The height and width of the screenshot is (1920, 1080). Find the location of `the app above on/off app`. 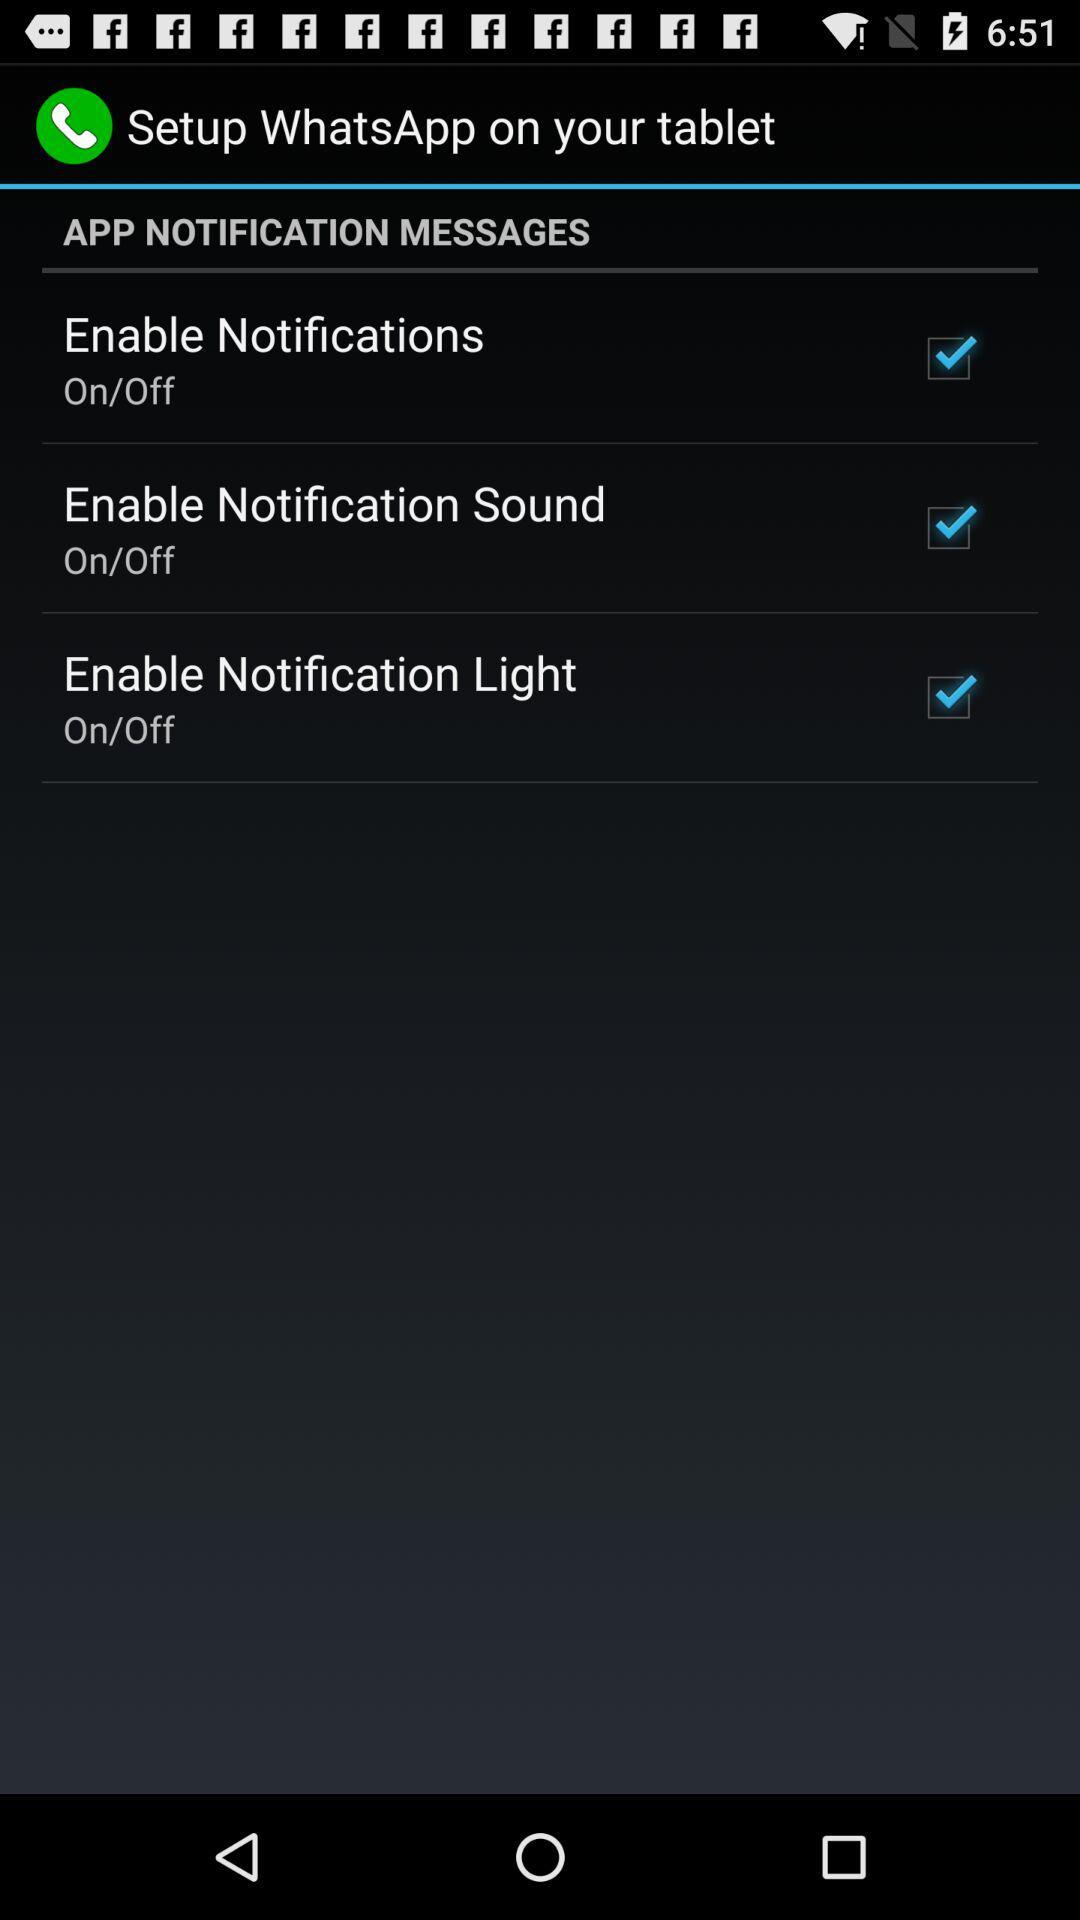

the app above on/off app is located at coordinates (273, 333).